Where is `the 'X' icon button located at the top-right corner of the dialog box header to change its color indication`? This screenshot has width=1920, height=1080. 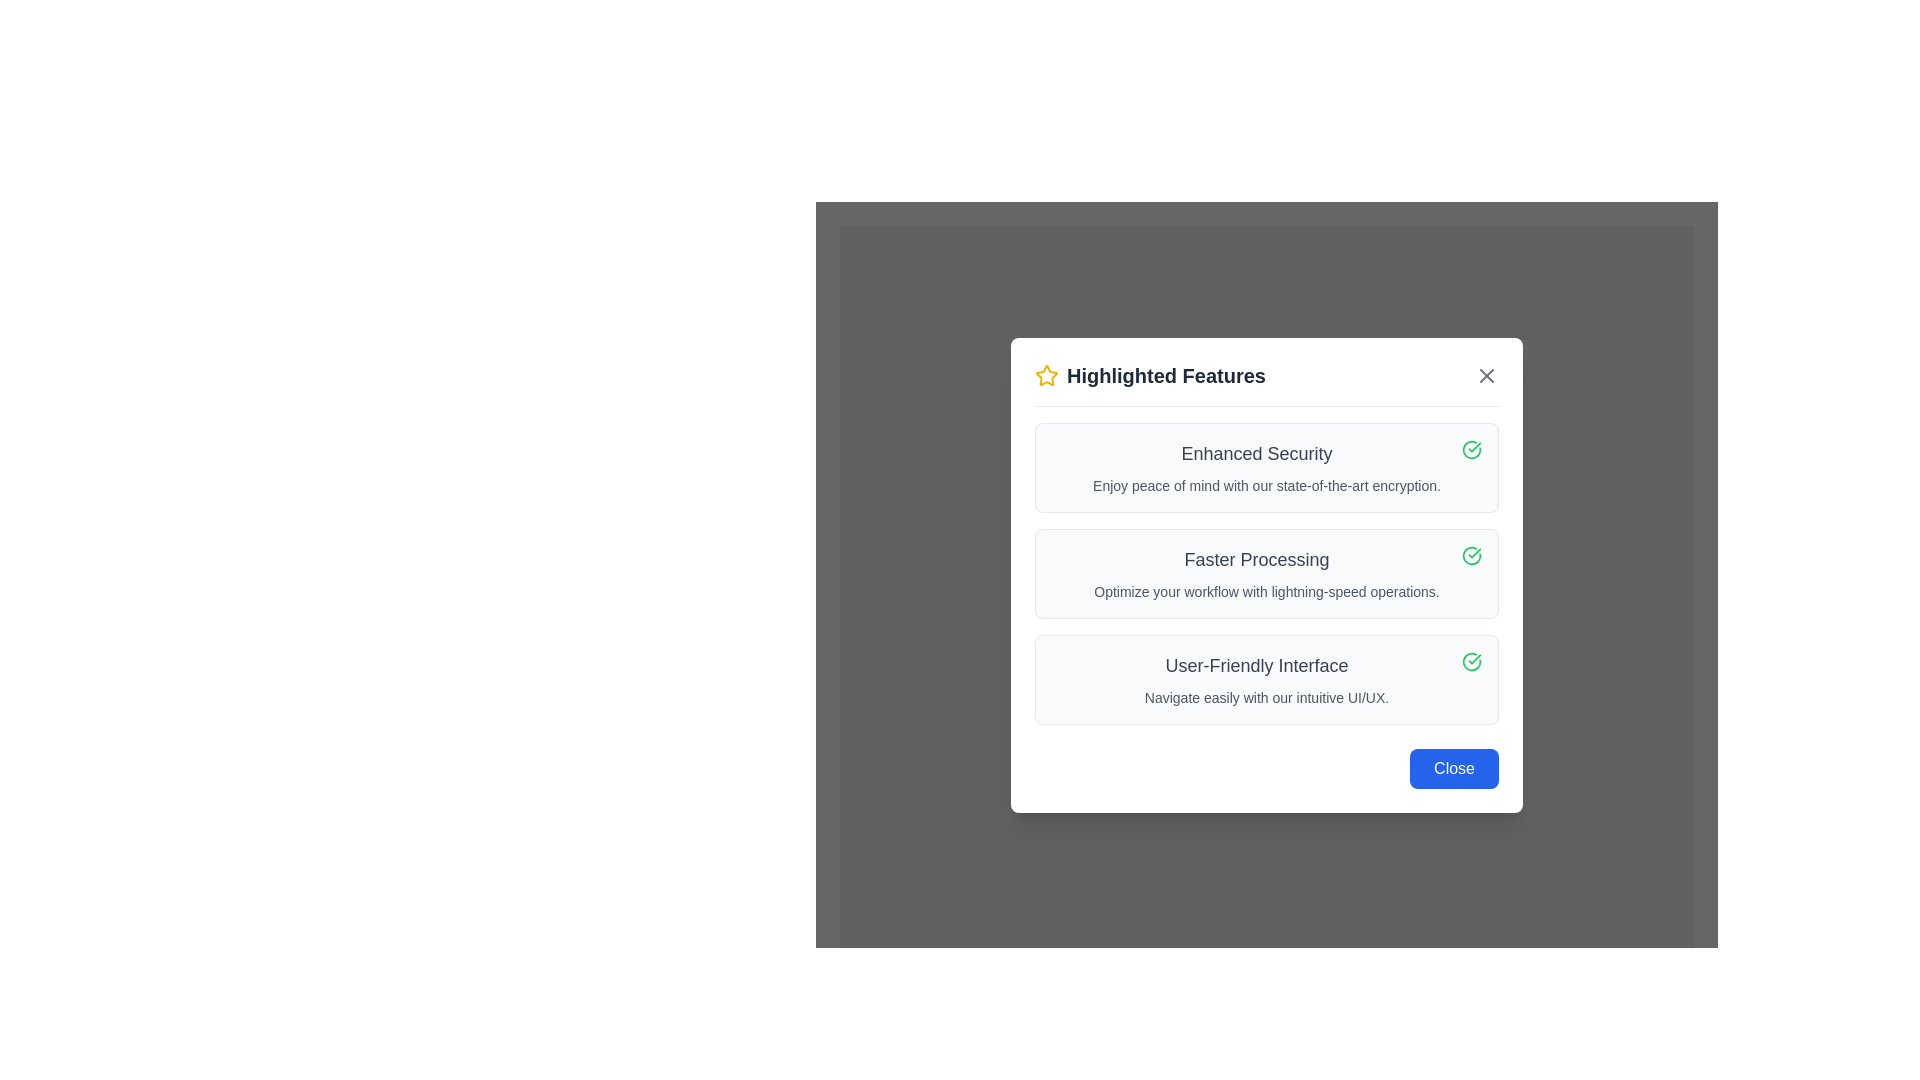 the 'X' icon button located at the top-right corner of the dialog box header to change its color indication is located at coordinates (1487, 374).